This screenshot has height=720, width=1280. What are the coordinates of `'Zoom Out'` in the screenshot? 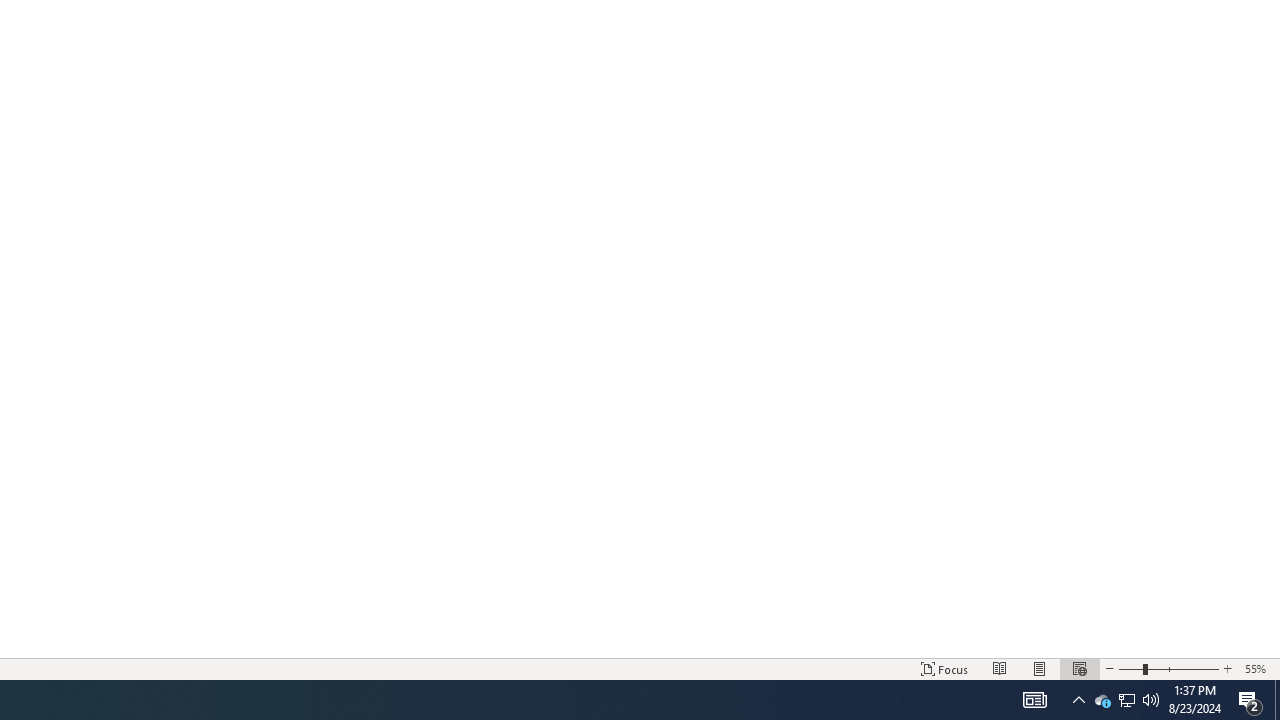 It's located at (1130, 669).